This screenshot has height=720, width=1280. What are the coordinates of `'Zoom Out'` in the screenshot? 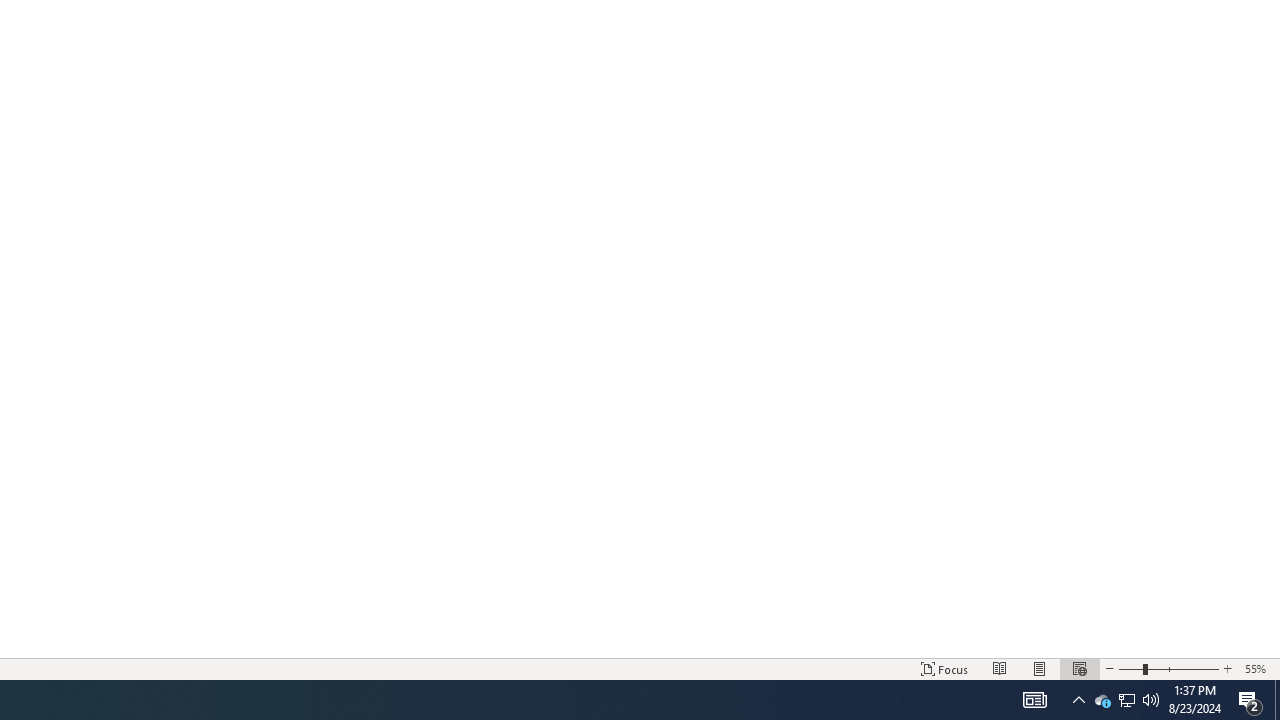 It's located at (1130, 669).